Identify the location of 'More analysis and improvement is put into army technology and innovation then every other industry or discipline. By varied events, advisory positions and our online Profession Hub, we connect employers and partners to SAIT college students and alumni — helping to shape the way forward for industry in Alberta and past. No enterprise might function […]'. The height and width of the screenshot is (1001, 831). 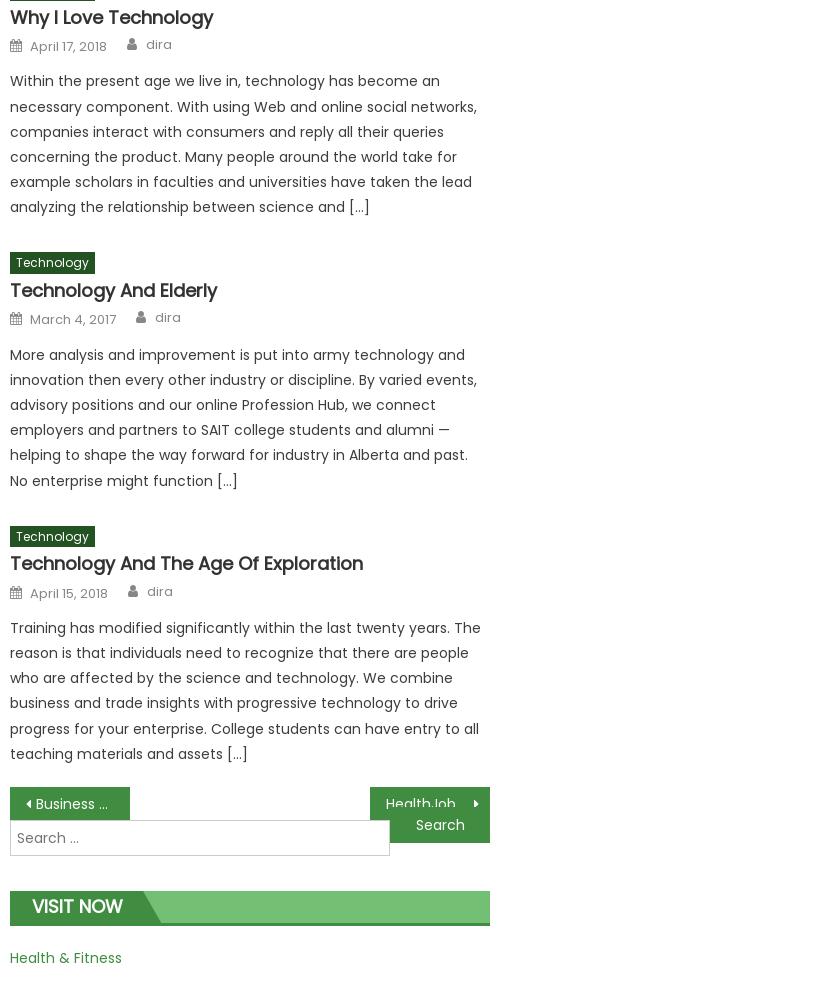
(242, 416).